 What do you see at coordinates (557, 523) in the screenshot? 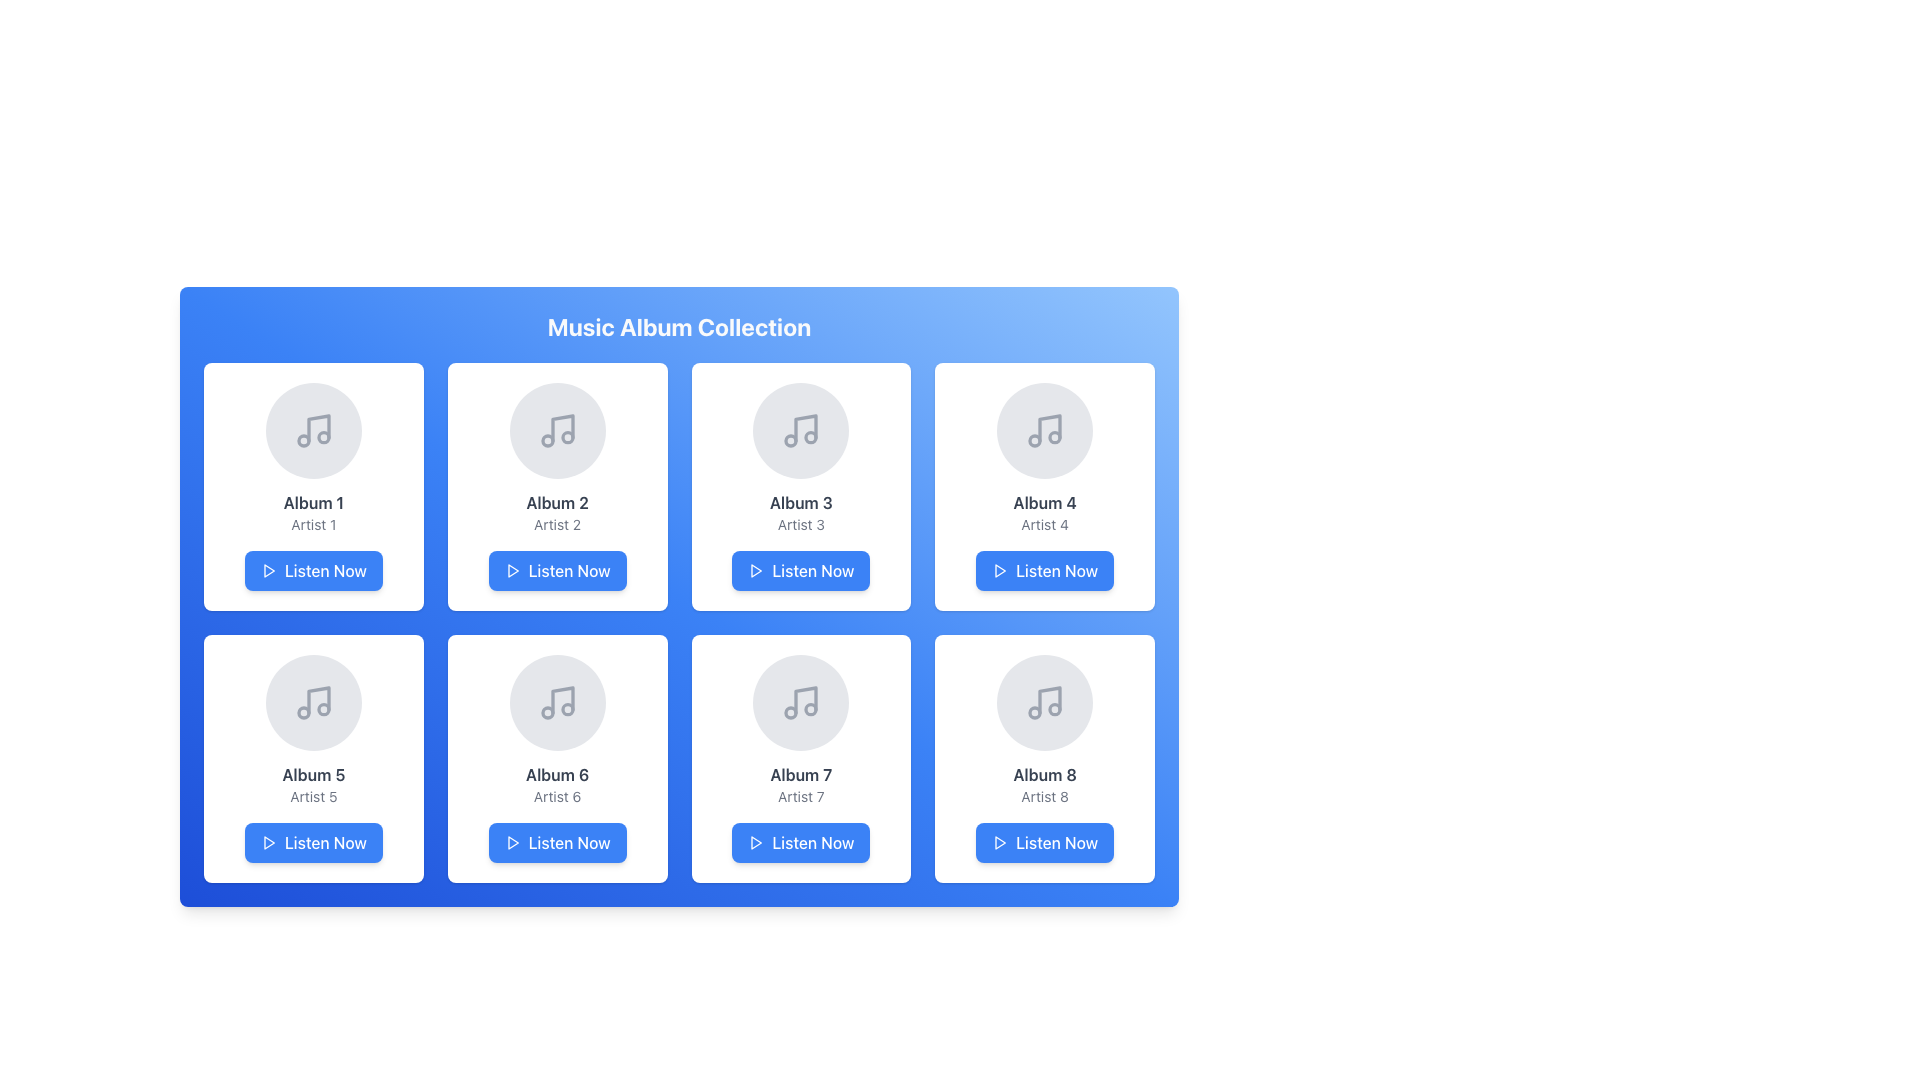
I see `the text label indicating the artist associated with 'Album 2', which is located below the album name in the card layout` at bounding box center [557, 523].